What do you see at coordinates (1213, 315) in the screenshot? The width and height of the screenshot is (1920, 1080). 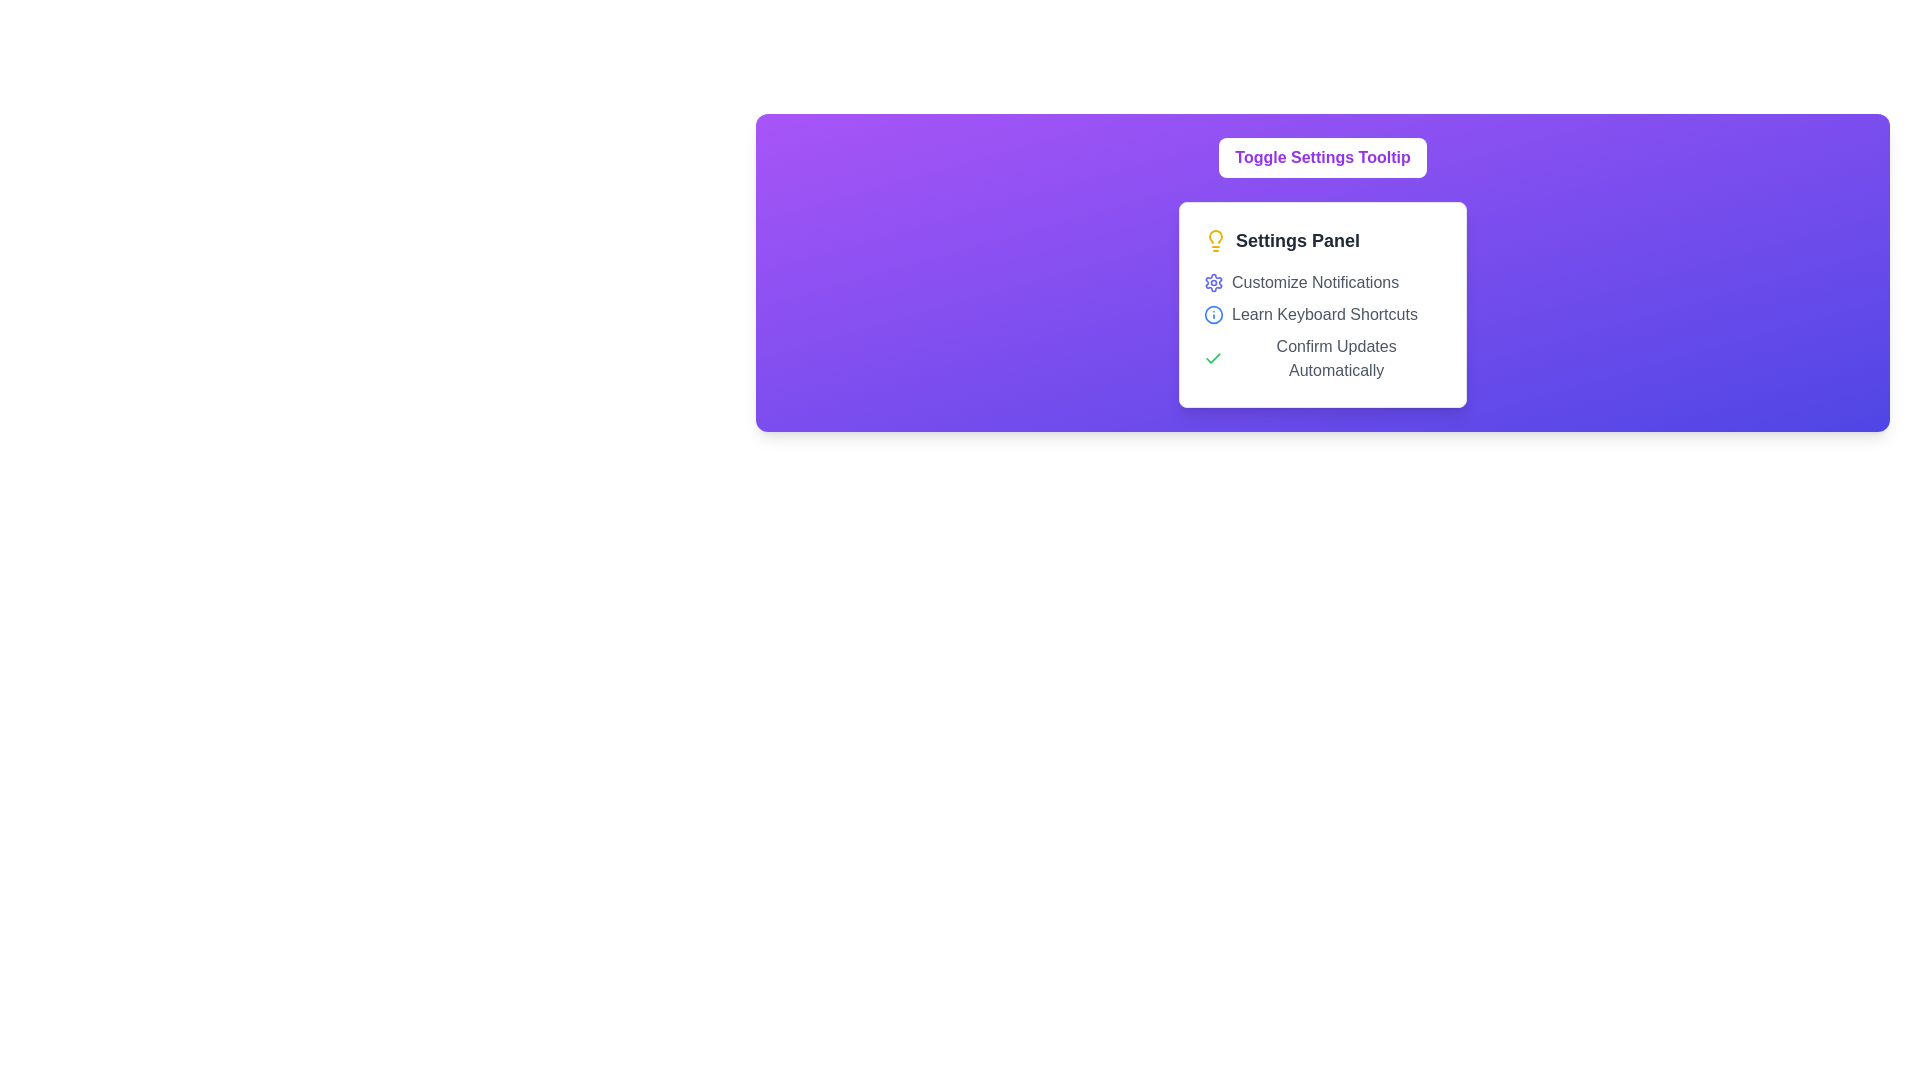 I see `the circular icon with a blue border and blue symbol, which is located to the left of the text 'Learn Keyboard Shortcuts' in the Settings Panel` at bounding box center [1213, 315].